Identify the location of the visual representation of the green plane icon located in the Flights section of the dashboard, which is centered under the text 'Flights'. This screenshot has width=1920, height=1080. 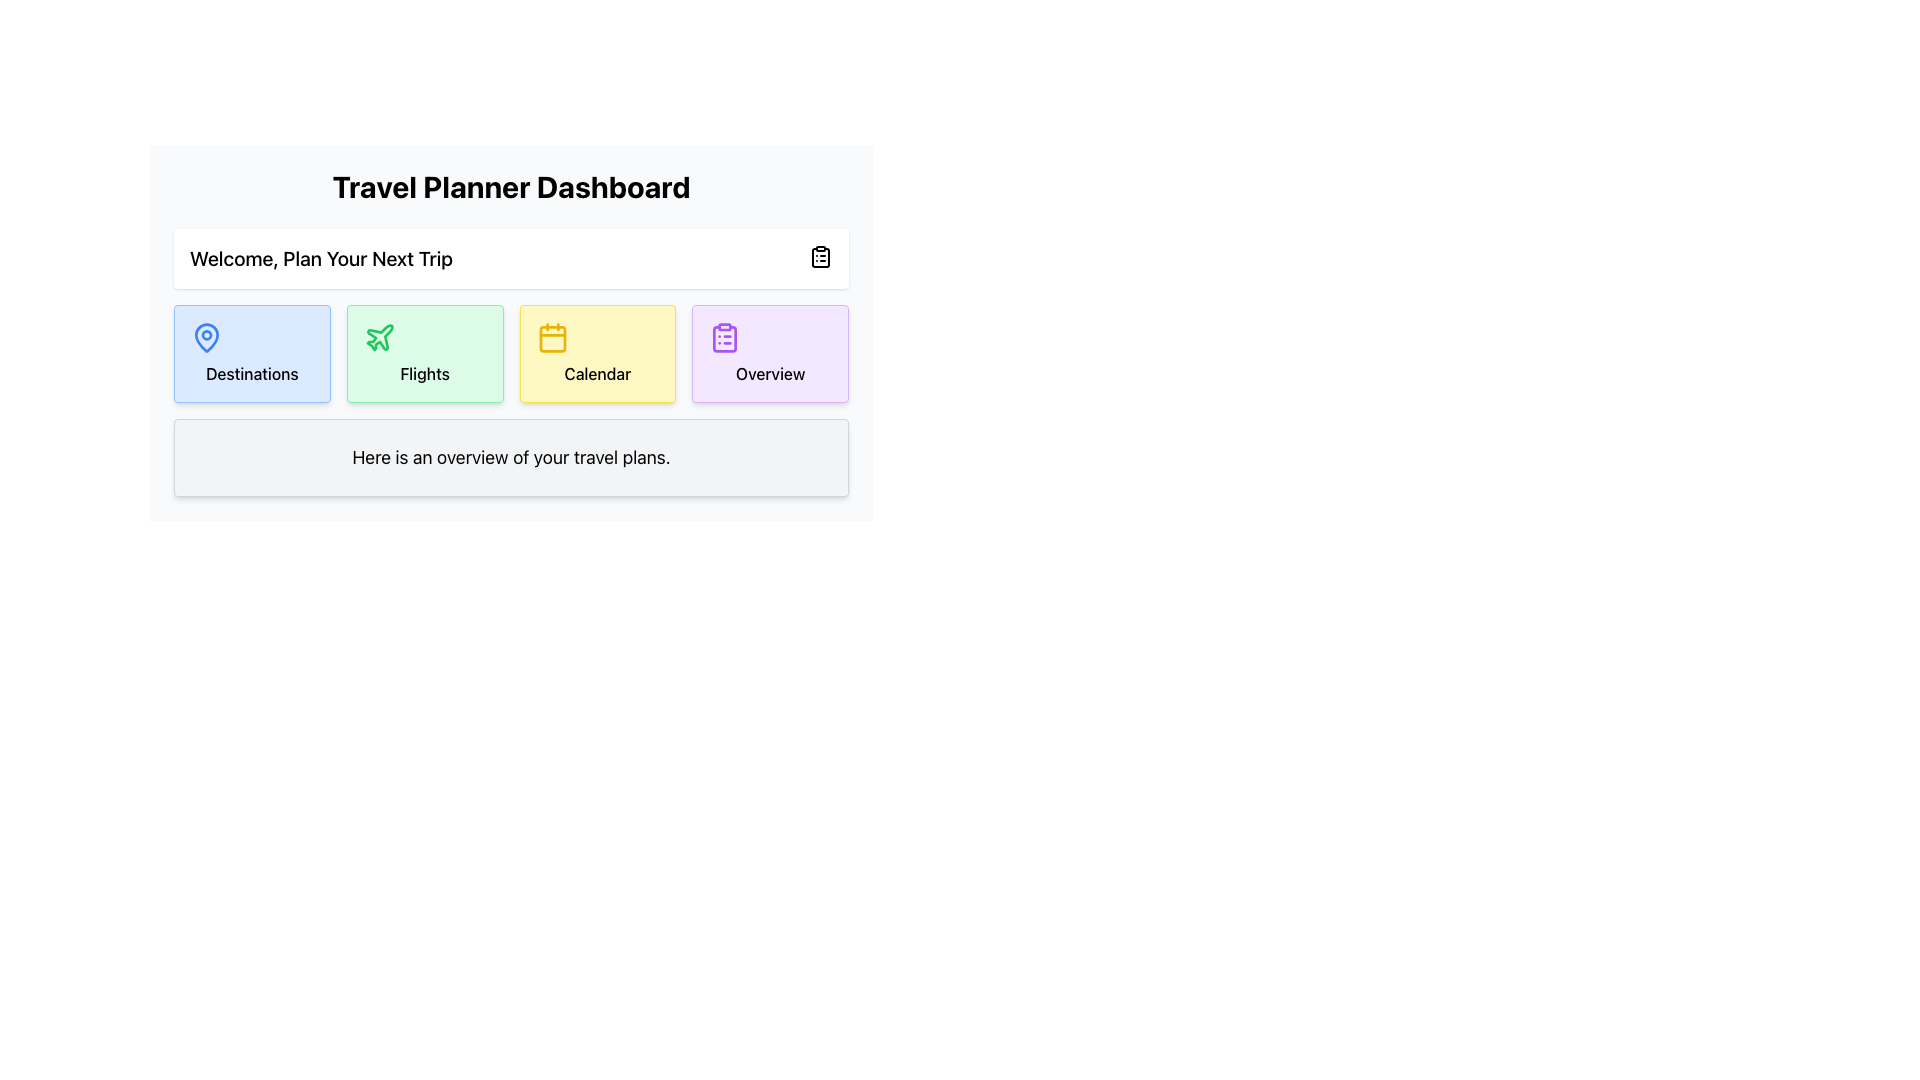
(379, 336).